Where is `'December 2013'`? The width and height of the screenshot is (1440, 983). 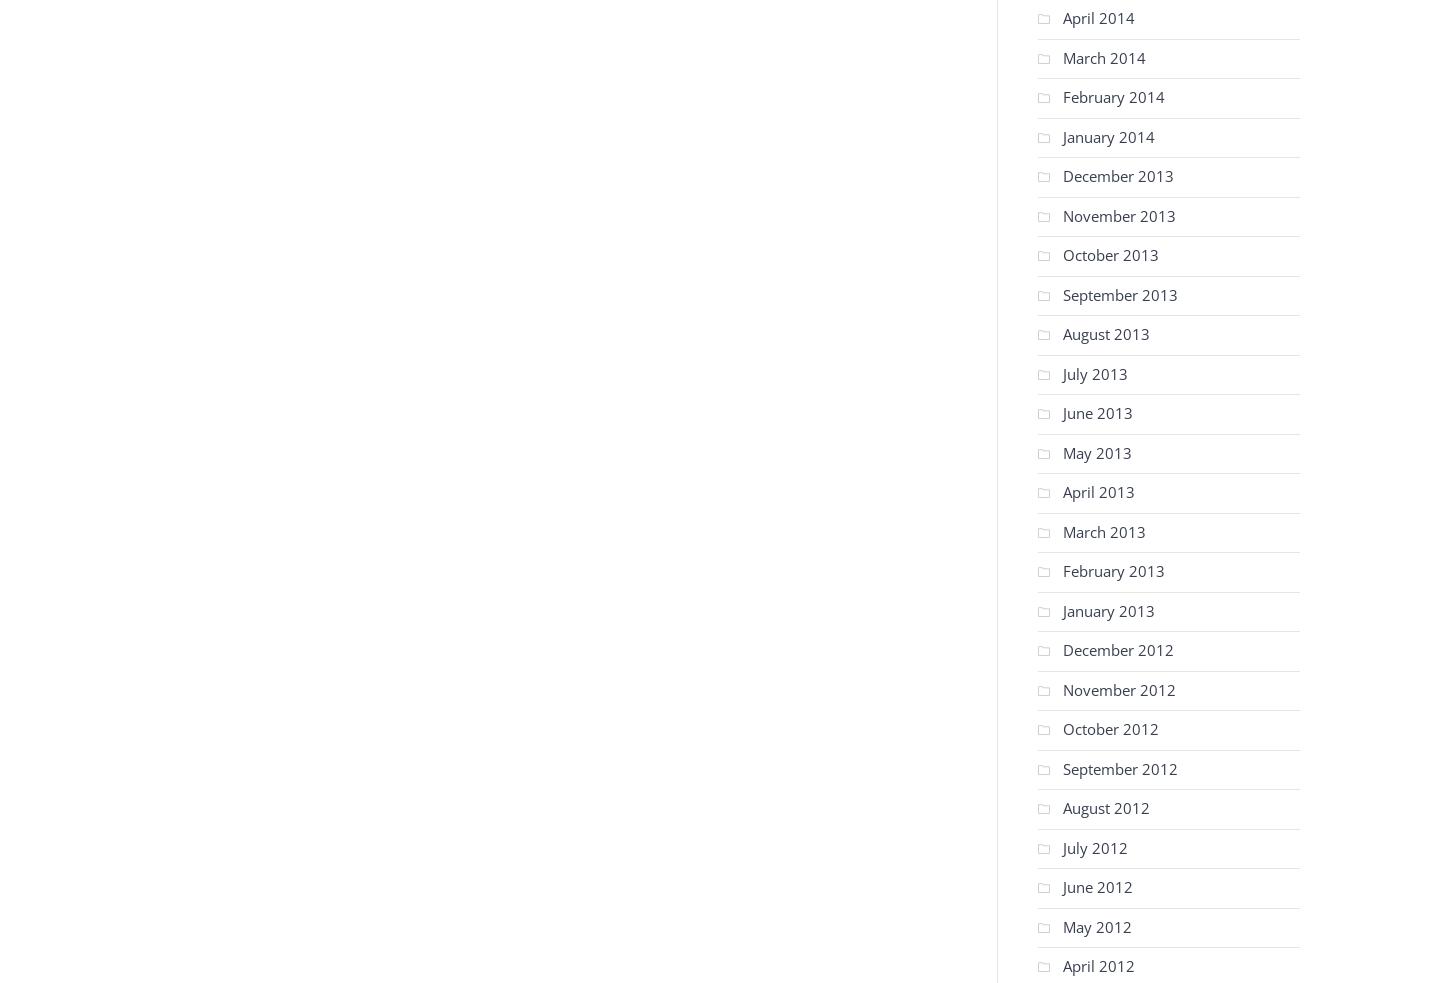
'December 2013' is located at coordinates (1063, 175).